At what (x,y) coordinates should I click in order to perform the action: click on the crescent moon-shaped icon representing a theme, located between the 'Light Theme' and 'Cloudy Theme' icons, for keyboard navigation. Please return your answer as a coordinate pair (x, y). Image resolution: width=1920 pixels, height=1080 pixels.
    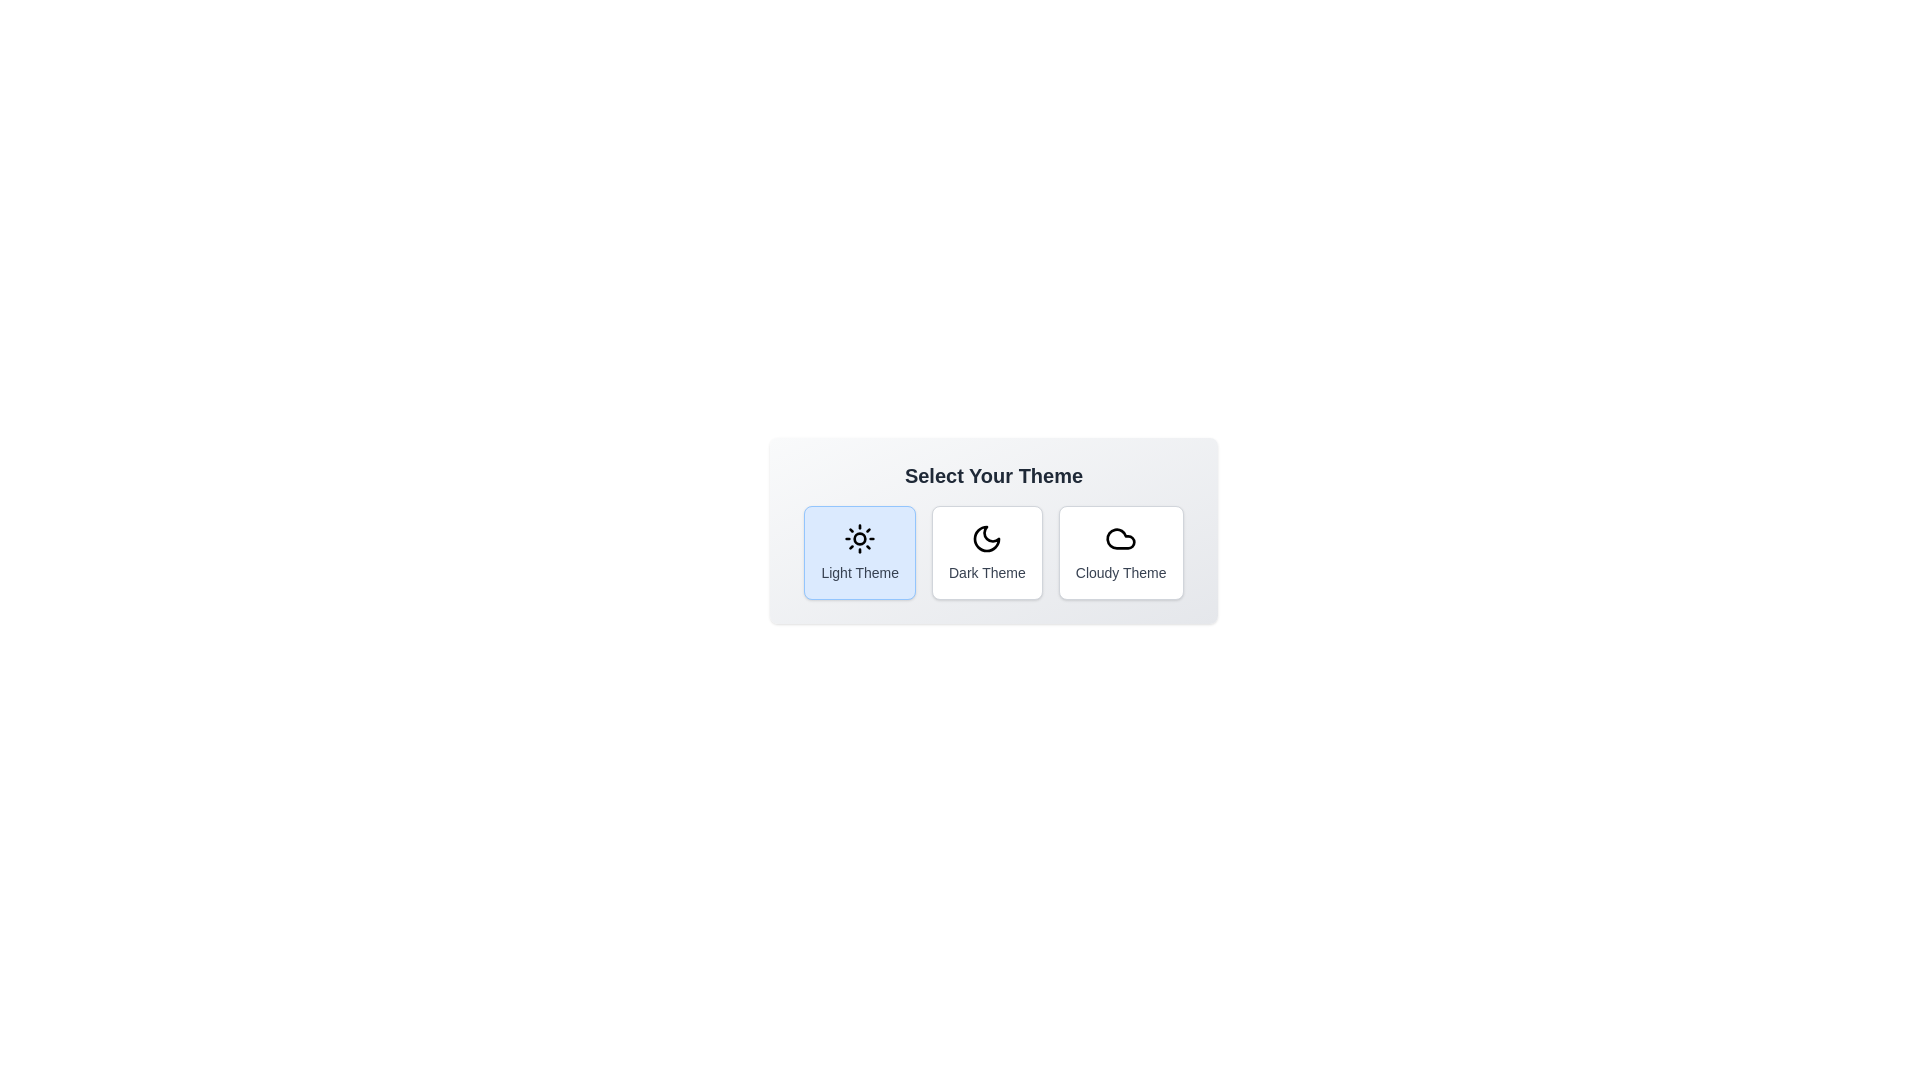
    Looking at the image, I should click on (987, 538).